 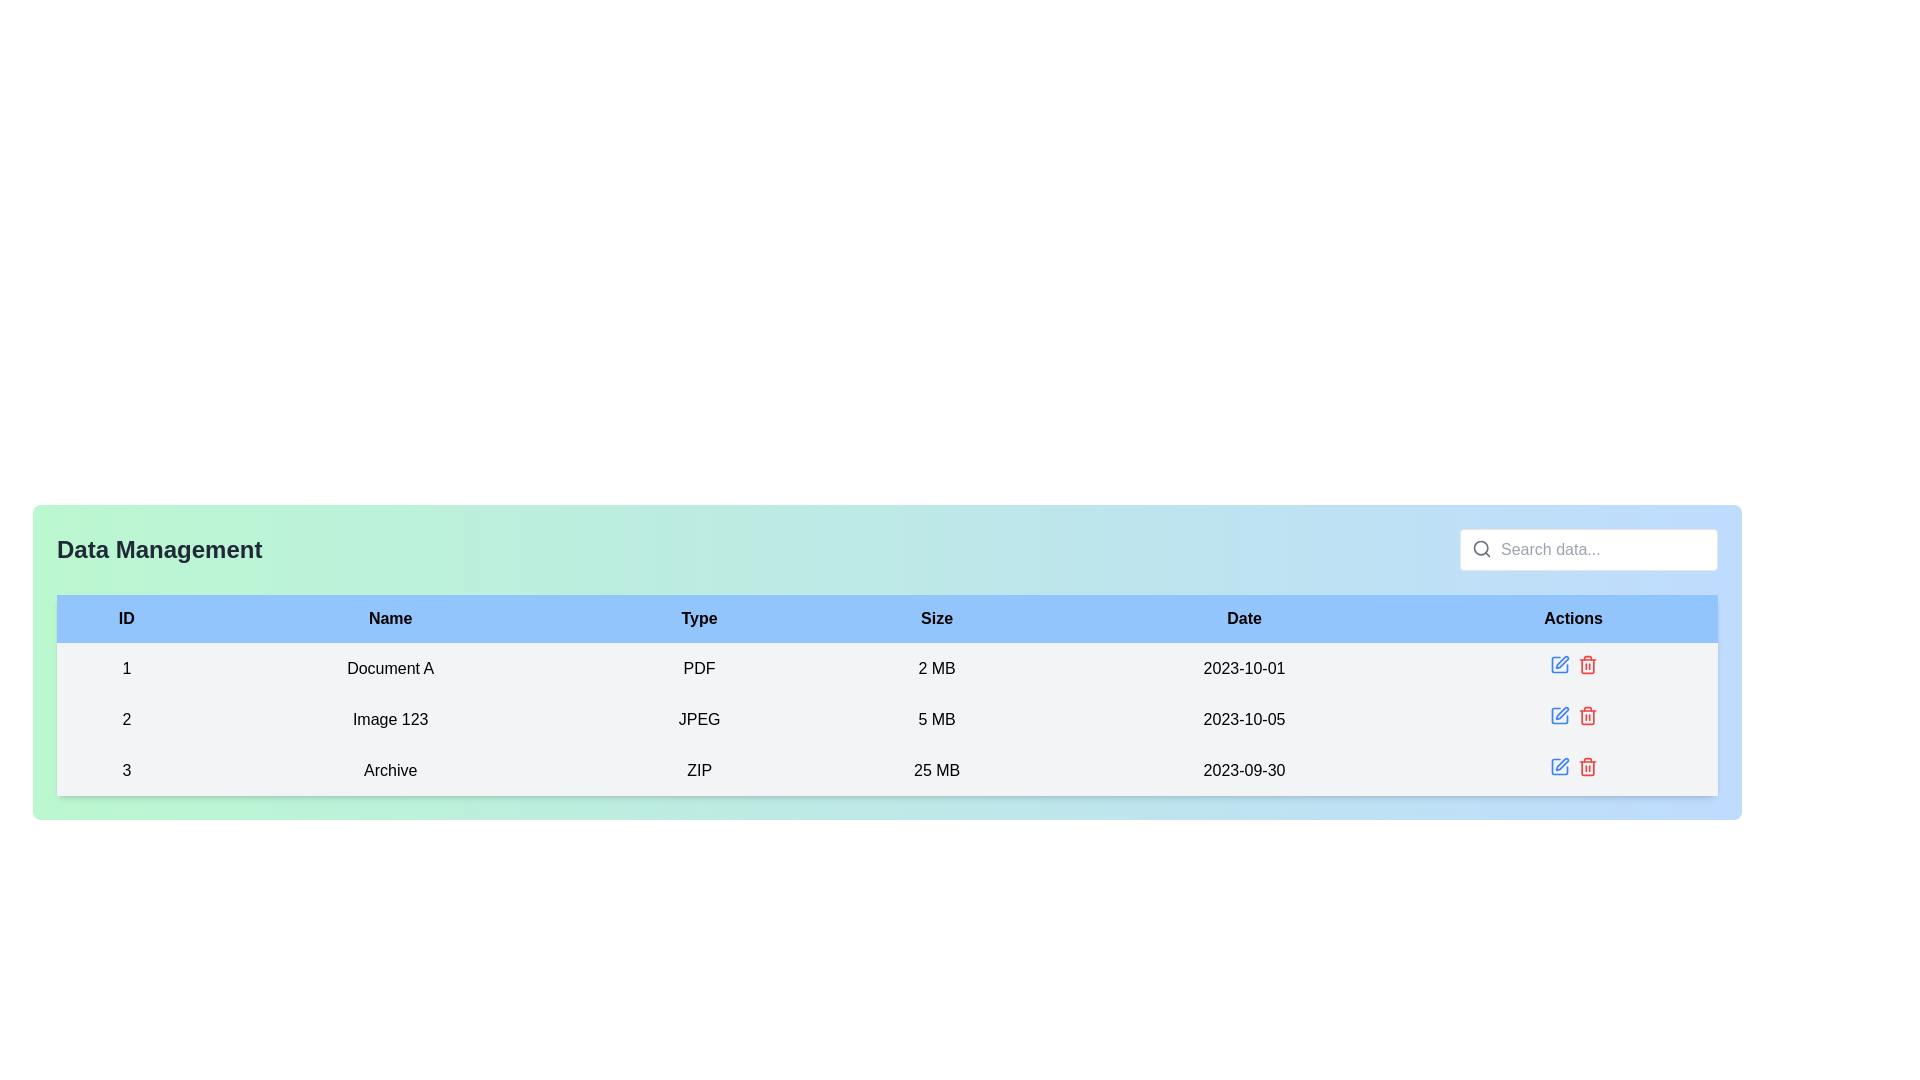 I want to click on the blue pen icon button located in the first row of the 'Actions' column of the data management table, so click(x=1558, y=664).